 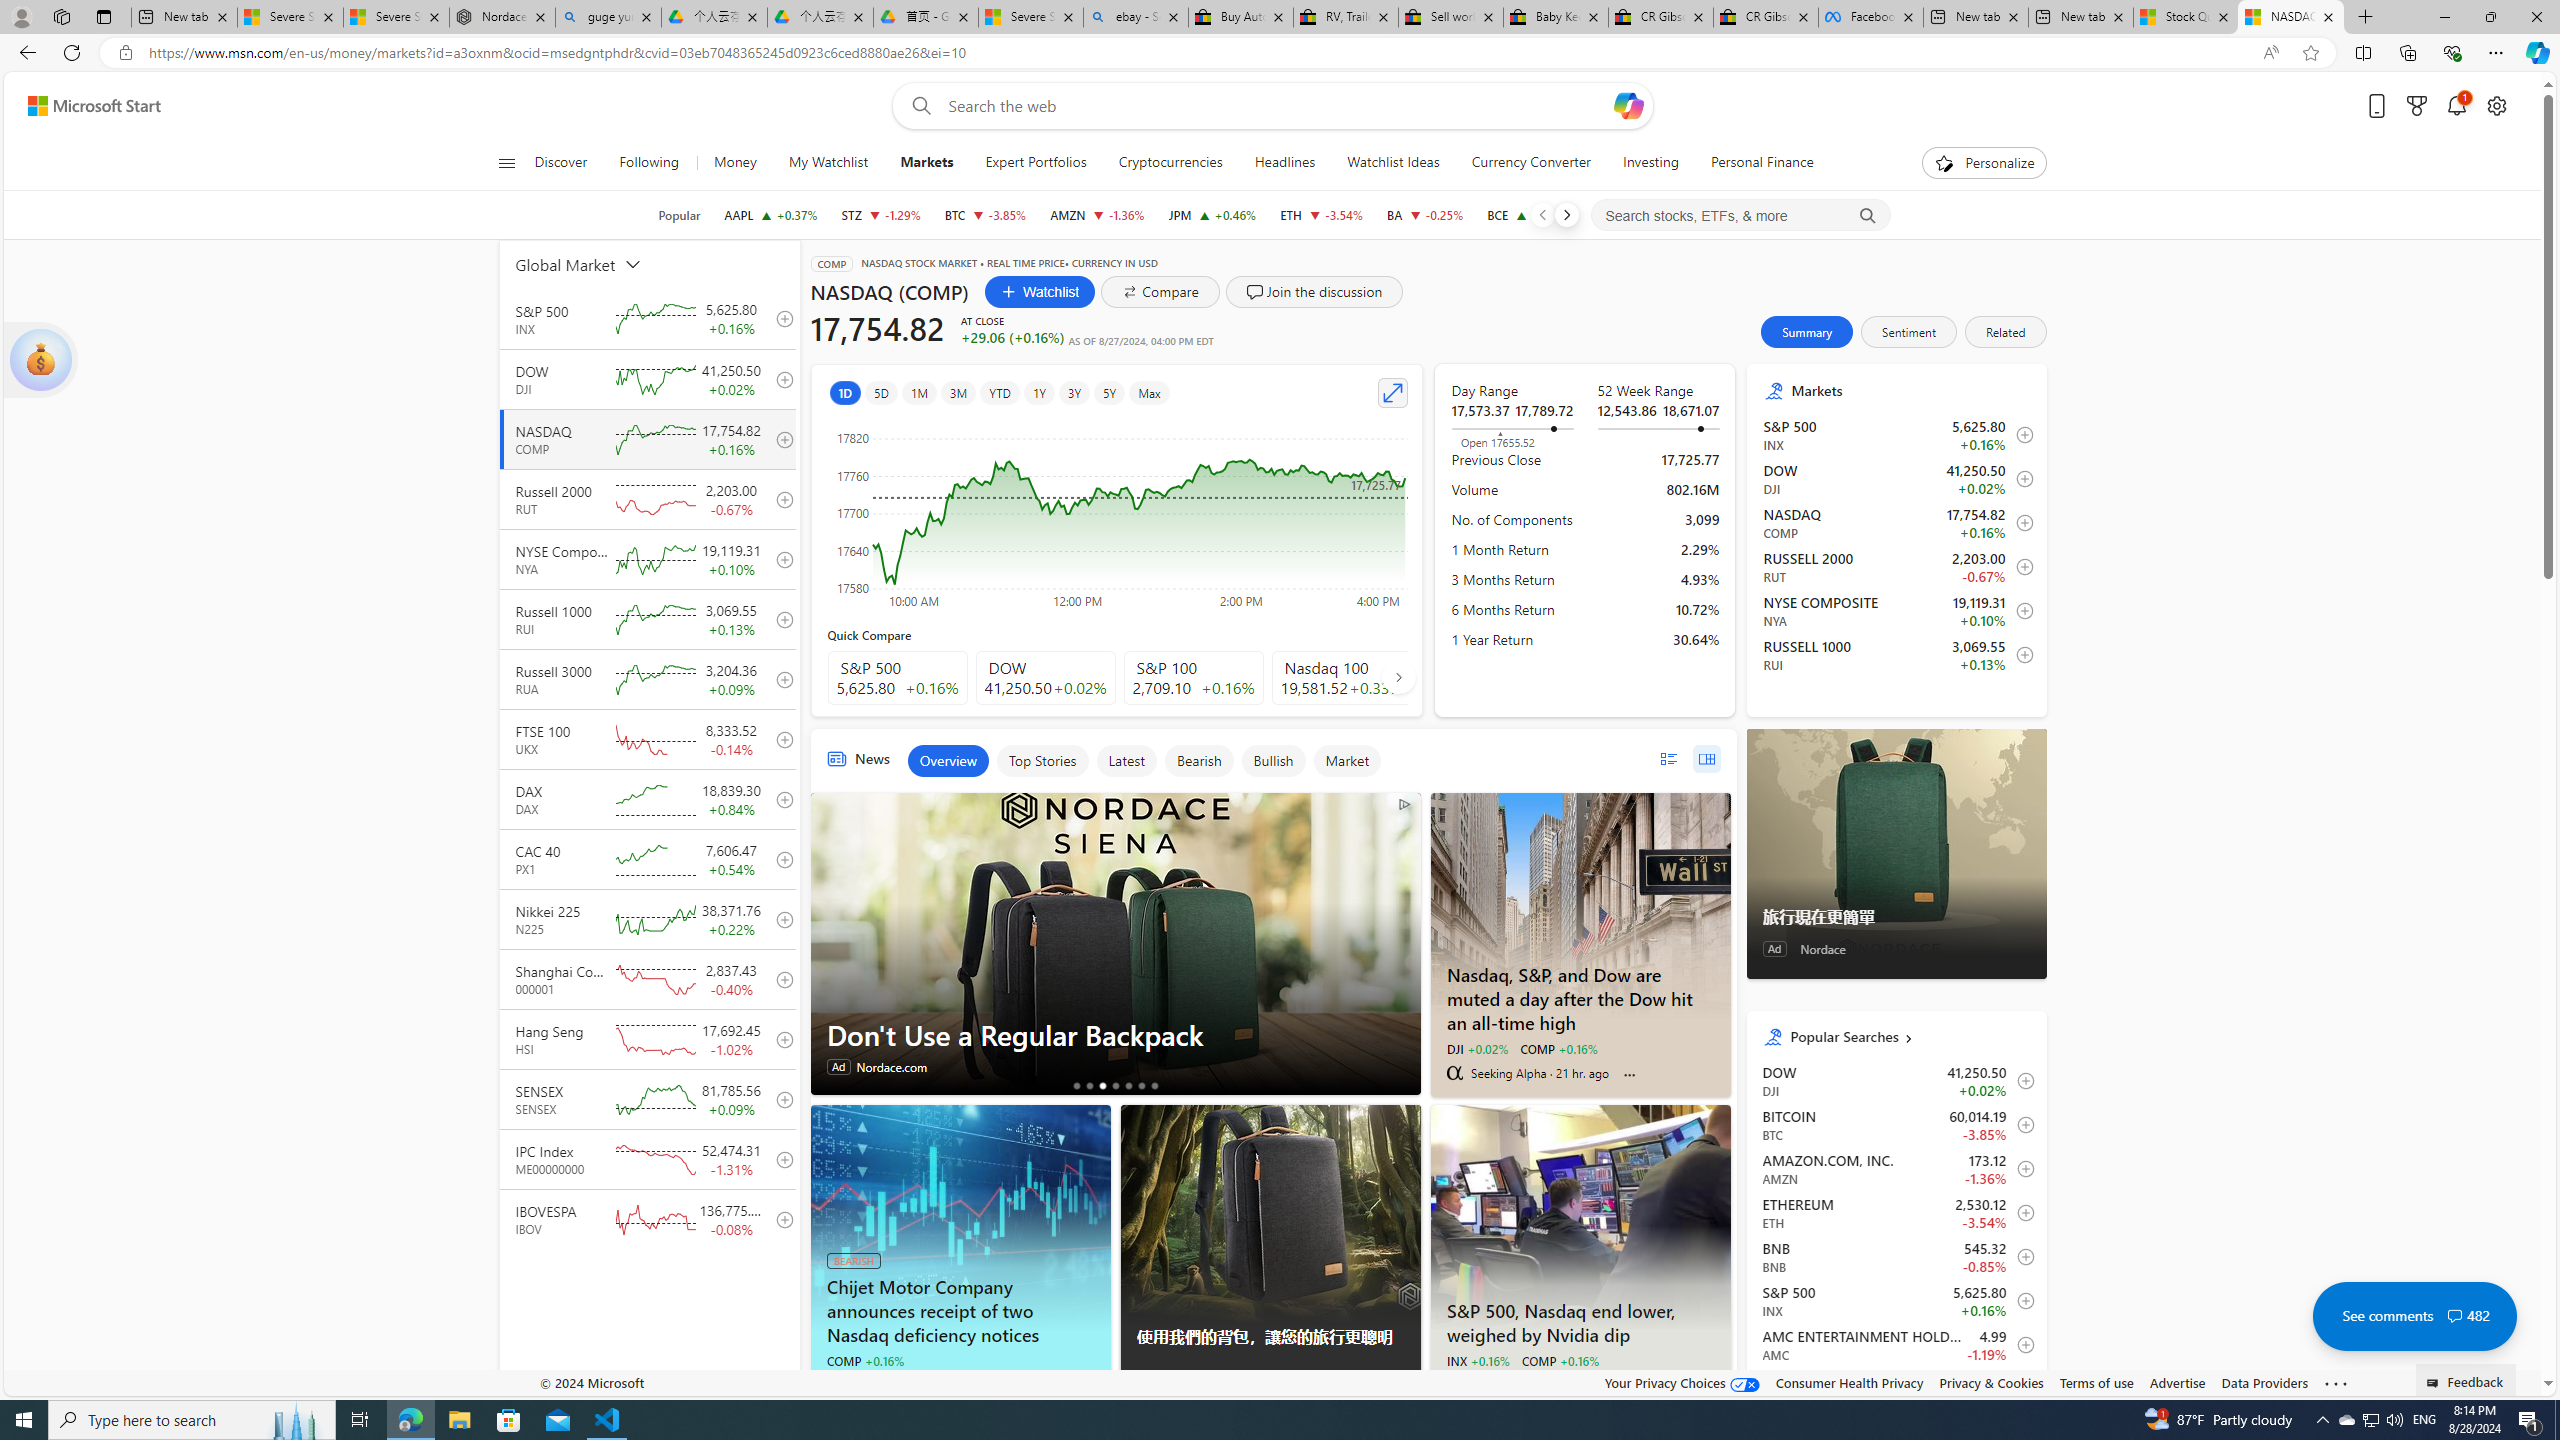 What do you see at coordinates (1528, 214) in the screenshot?
I see `'BCE BCE Inc increase 35.22 +0.08 +0.23%'` at bounding box center [1528, 214].